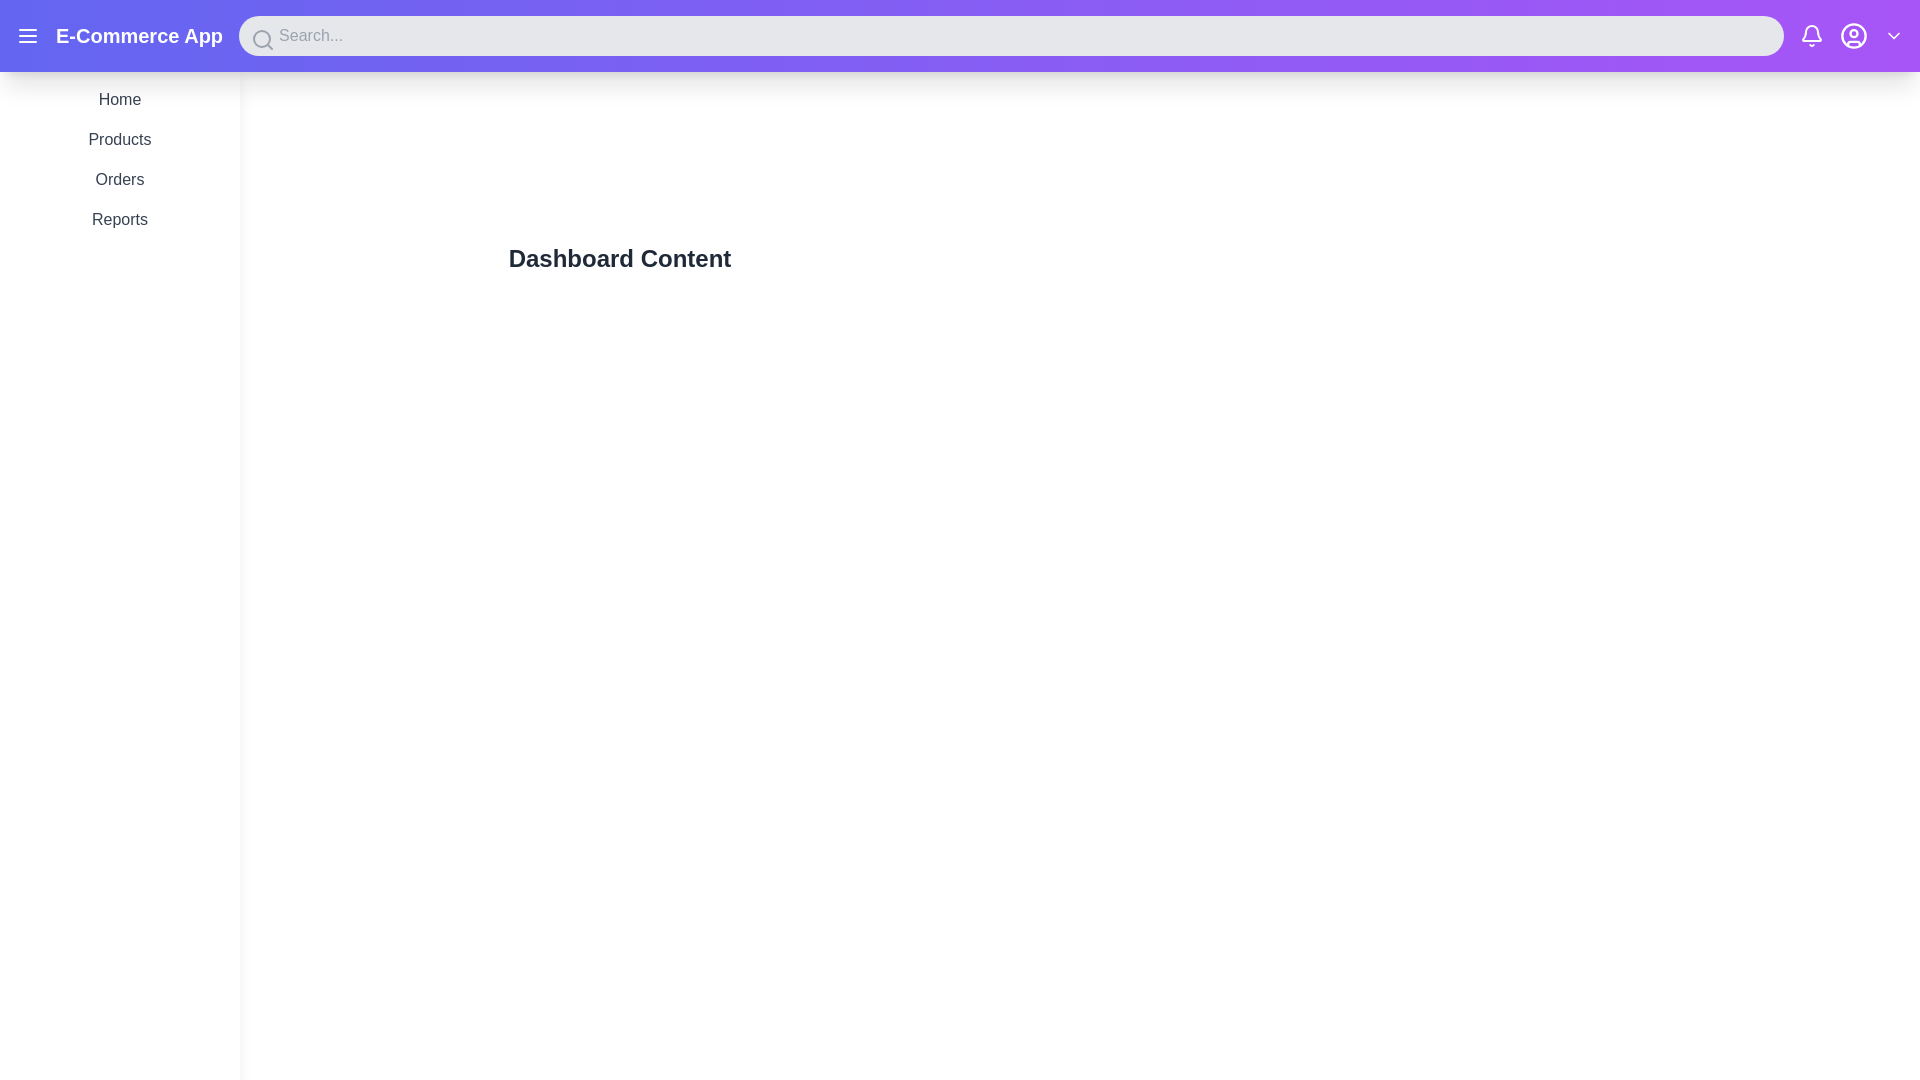  What do you see at coordinates (1852, 35) in the screenshot?
I see `the user profile icon button located in the header's right-hand section, which is the third icon from the right` at bounding box center [1852, 35].